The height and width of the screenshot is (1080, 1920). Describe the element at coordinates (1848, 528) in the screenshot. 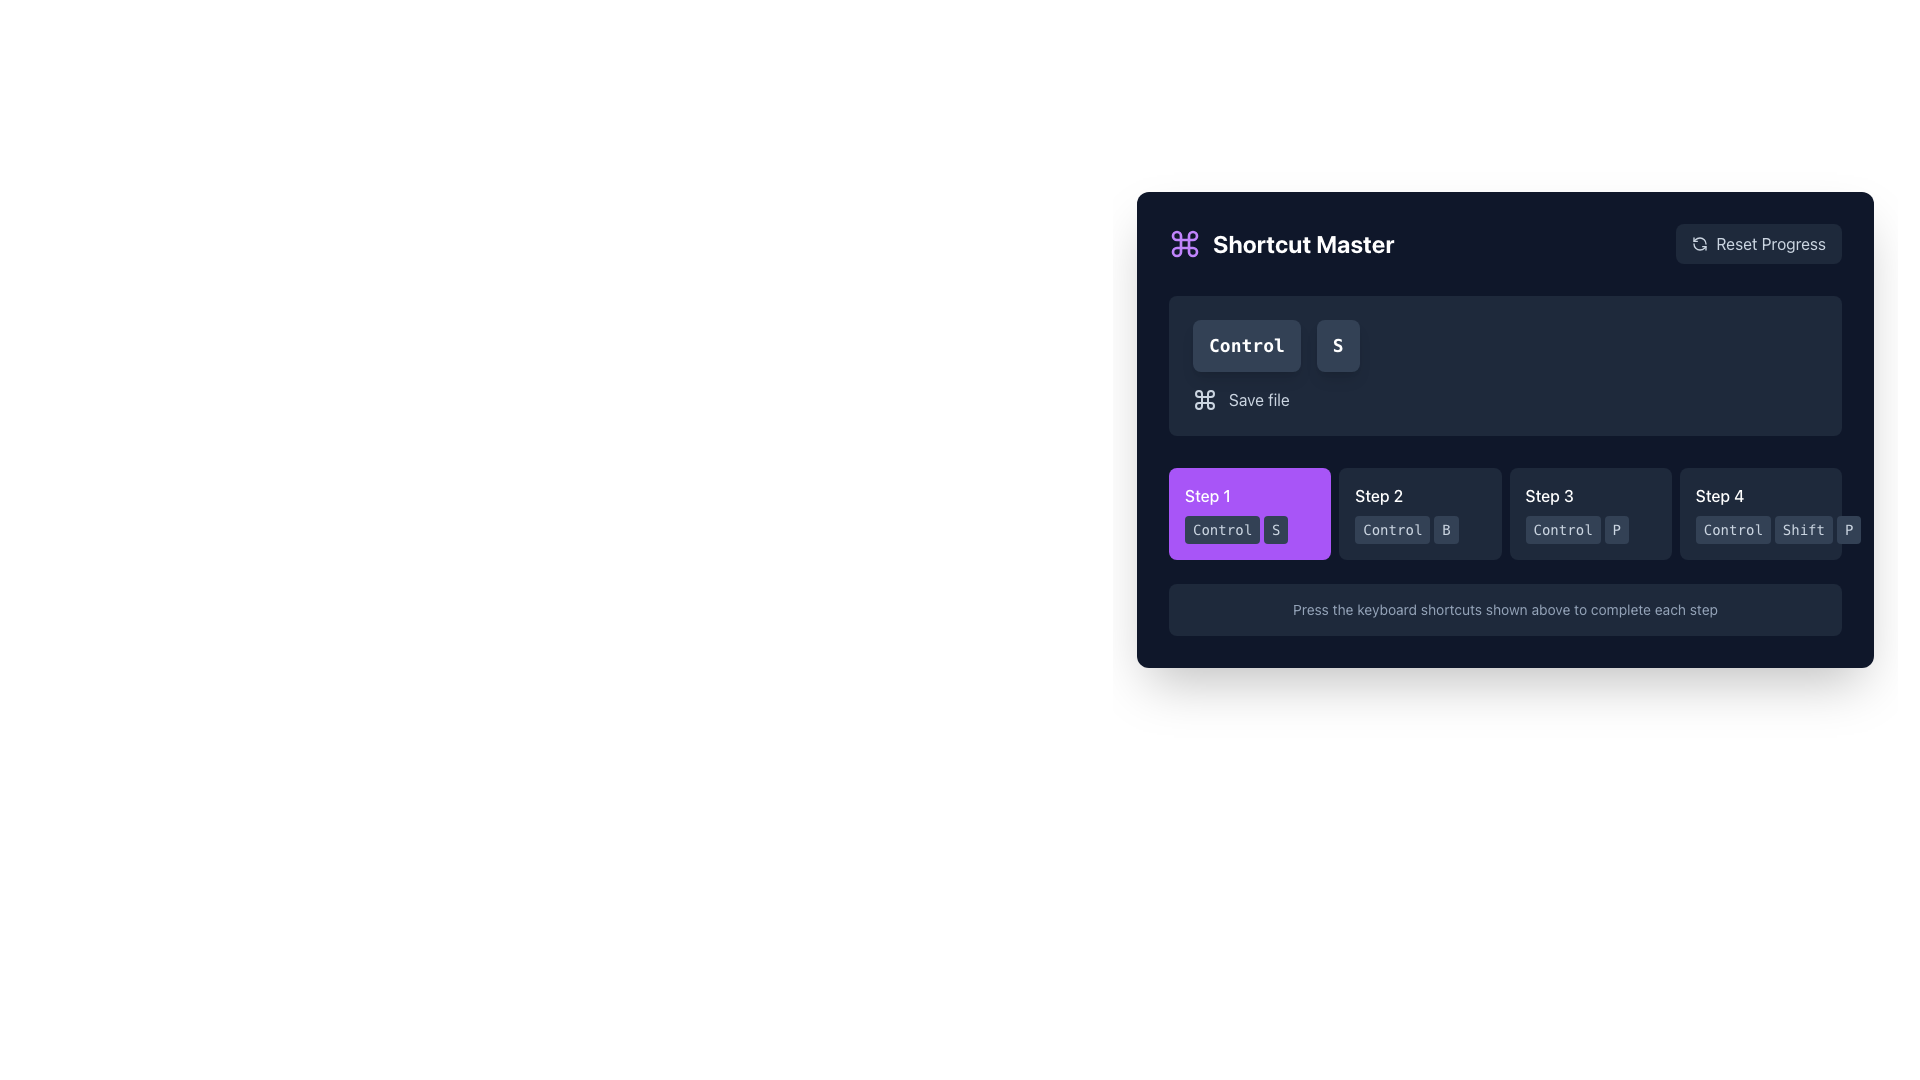

I see `text on the button labeled 'P', which is the third button in a horizontal group of buttons located at the bottom right corner of step 4 in the interface` at that location.